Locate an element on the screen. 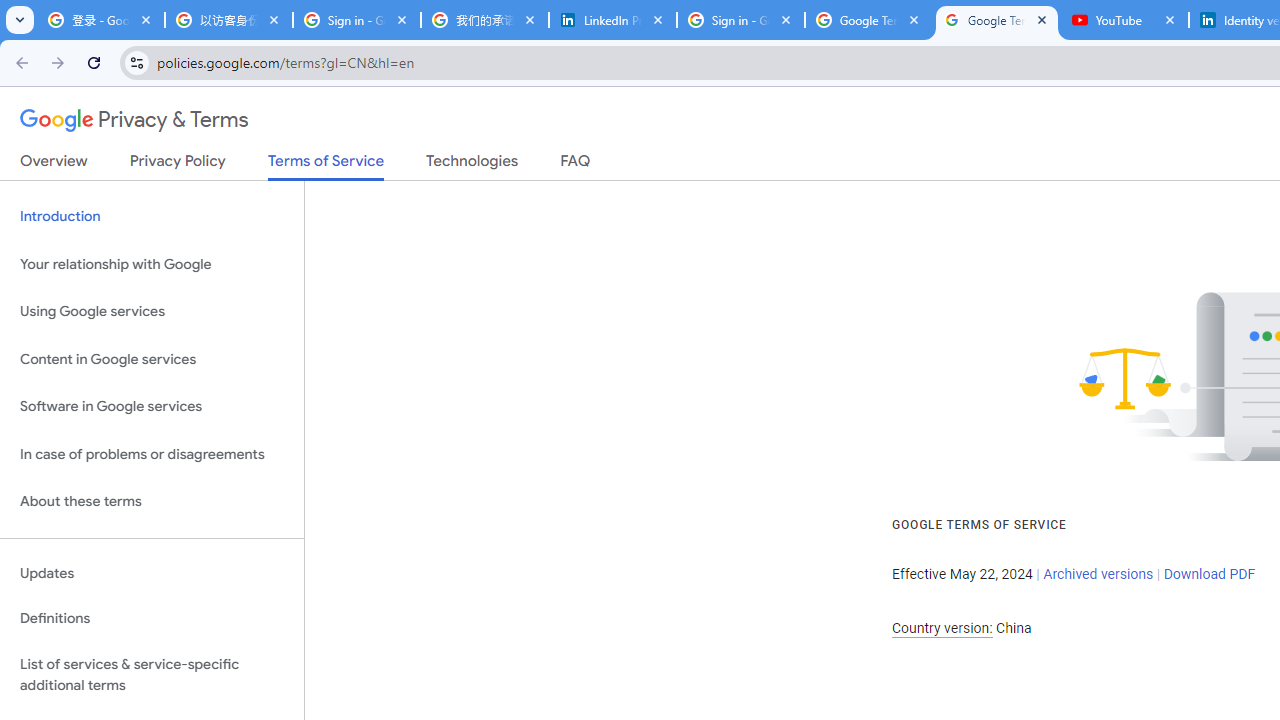  'YouTube' is located at coordinates (1125, 20).